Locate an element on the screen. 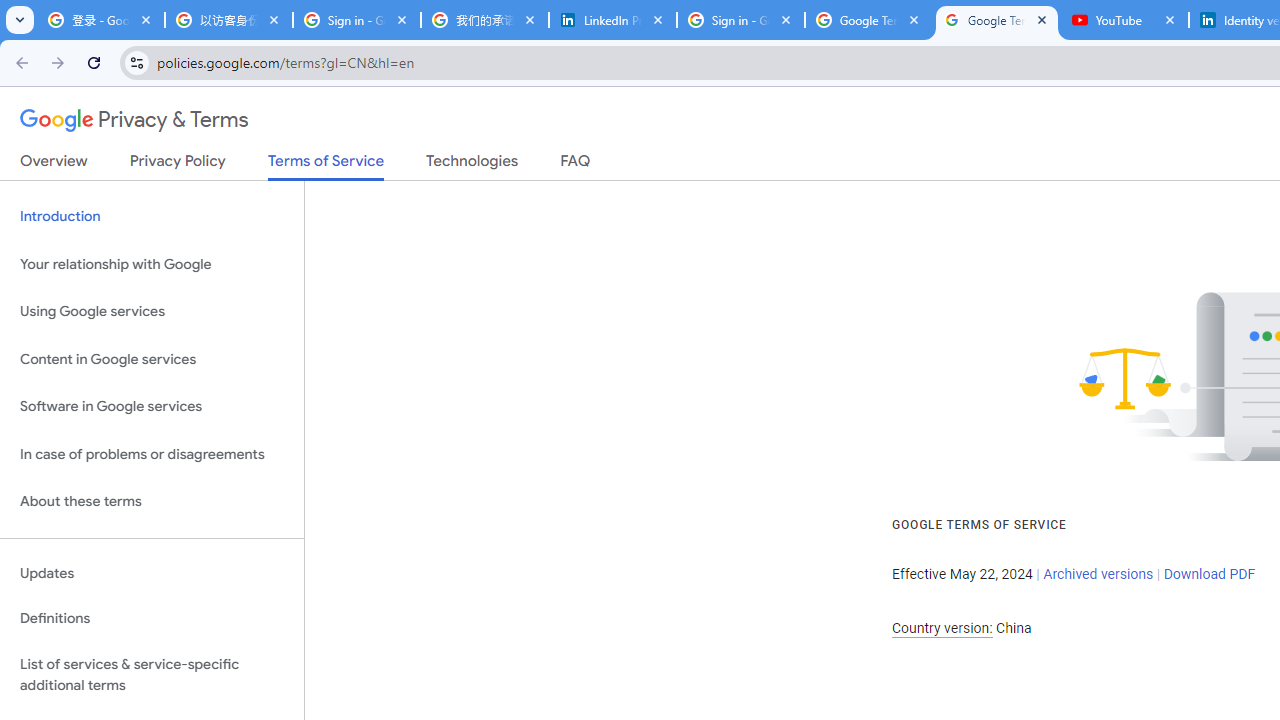  'YouTube' is located at coordinates (1125, 20).